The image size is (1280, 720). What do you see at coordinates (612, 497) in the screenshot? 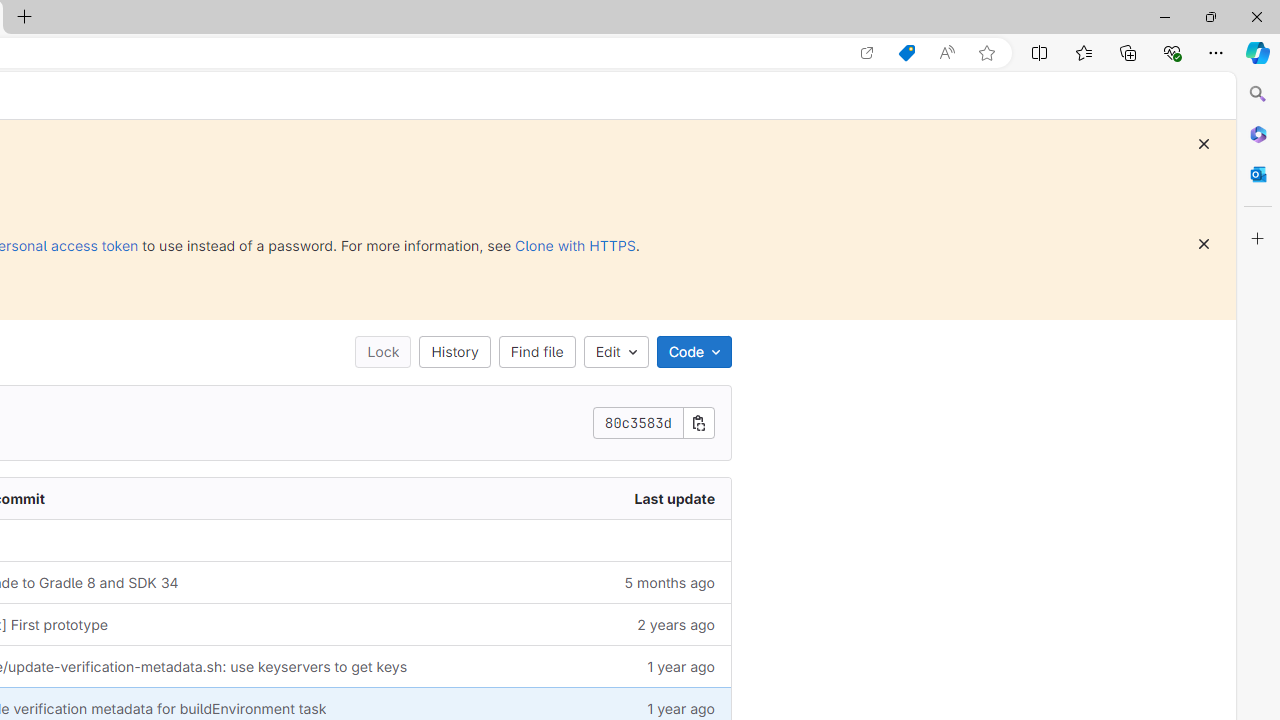
I see `'Last update'` at bounding box center [612, 497].